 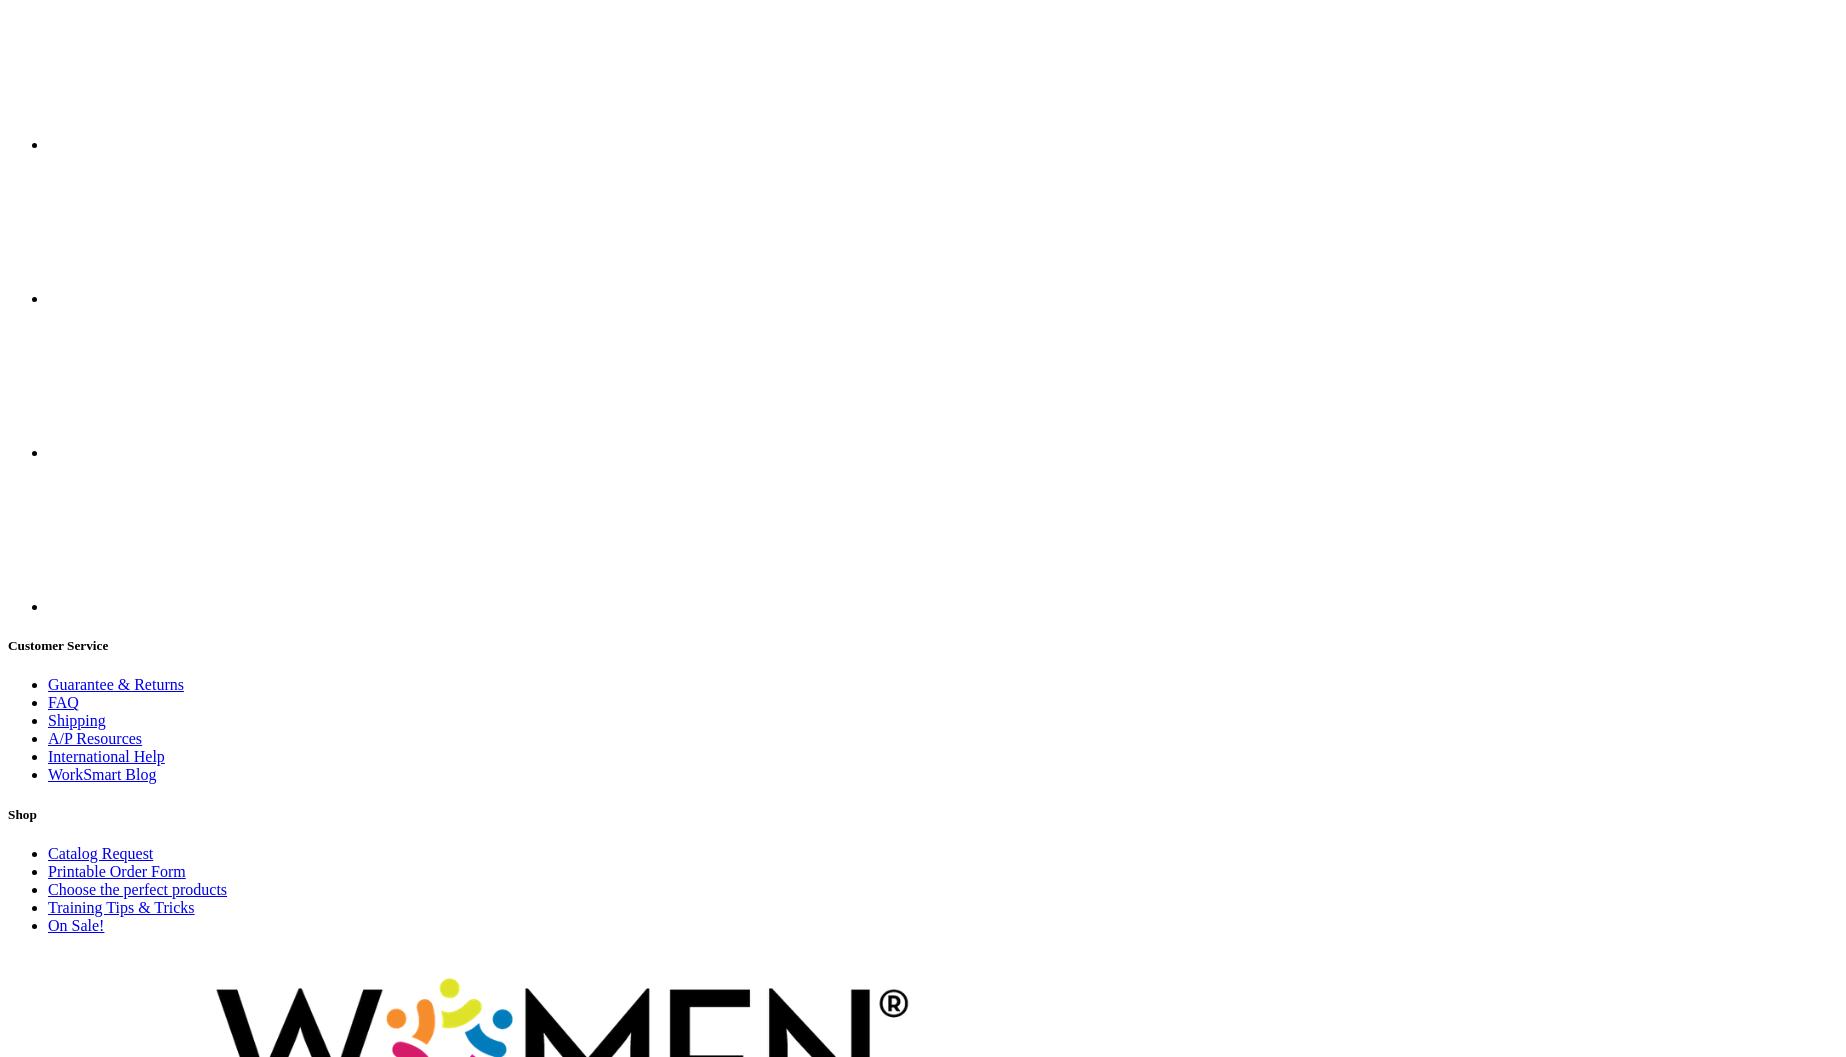 What do you see at coordinates (76, 719) in the screenshot?
I see `'Shipping'` at bounding box center [76, 719].